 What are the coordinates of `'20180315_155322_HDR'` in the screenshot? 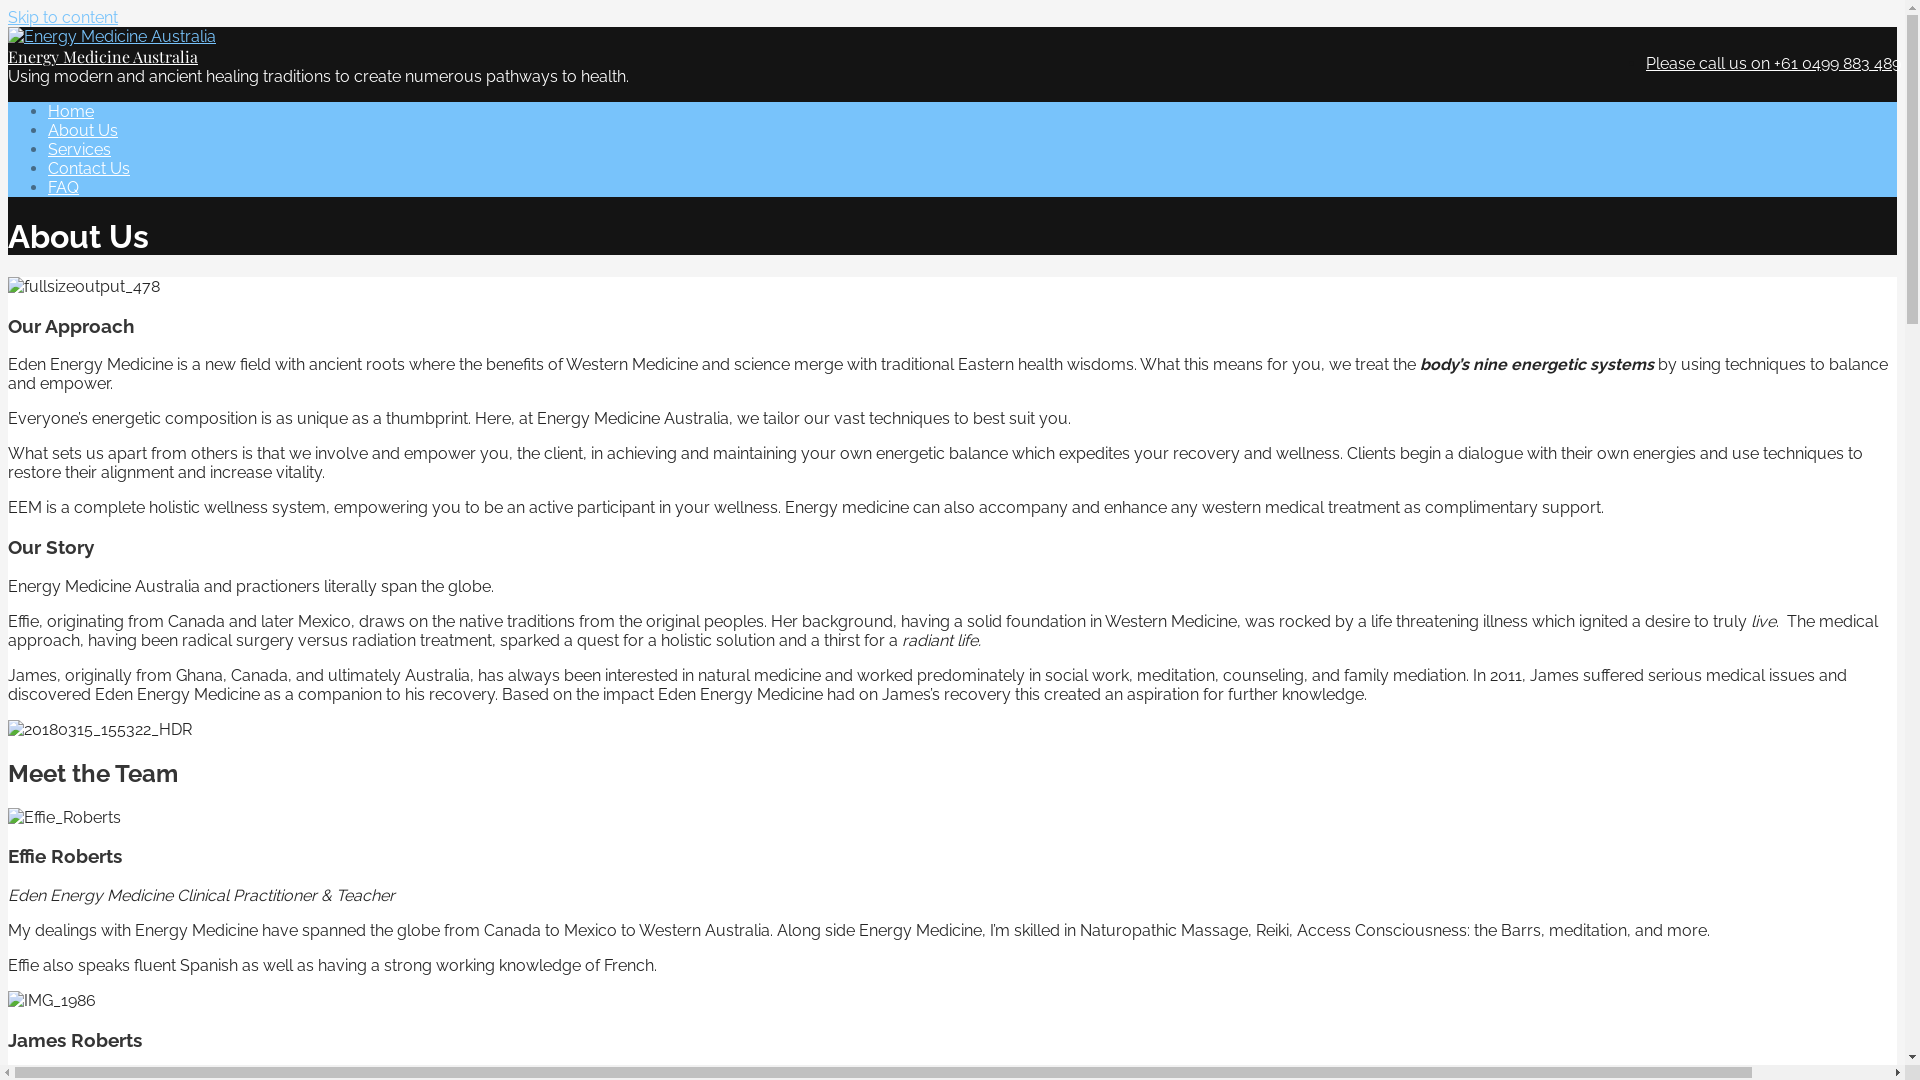 It's located at (99, 729).